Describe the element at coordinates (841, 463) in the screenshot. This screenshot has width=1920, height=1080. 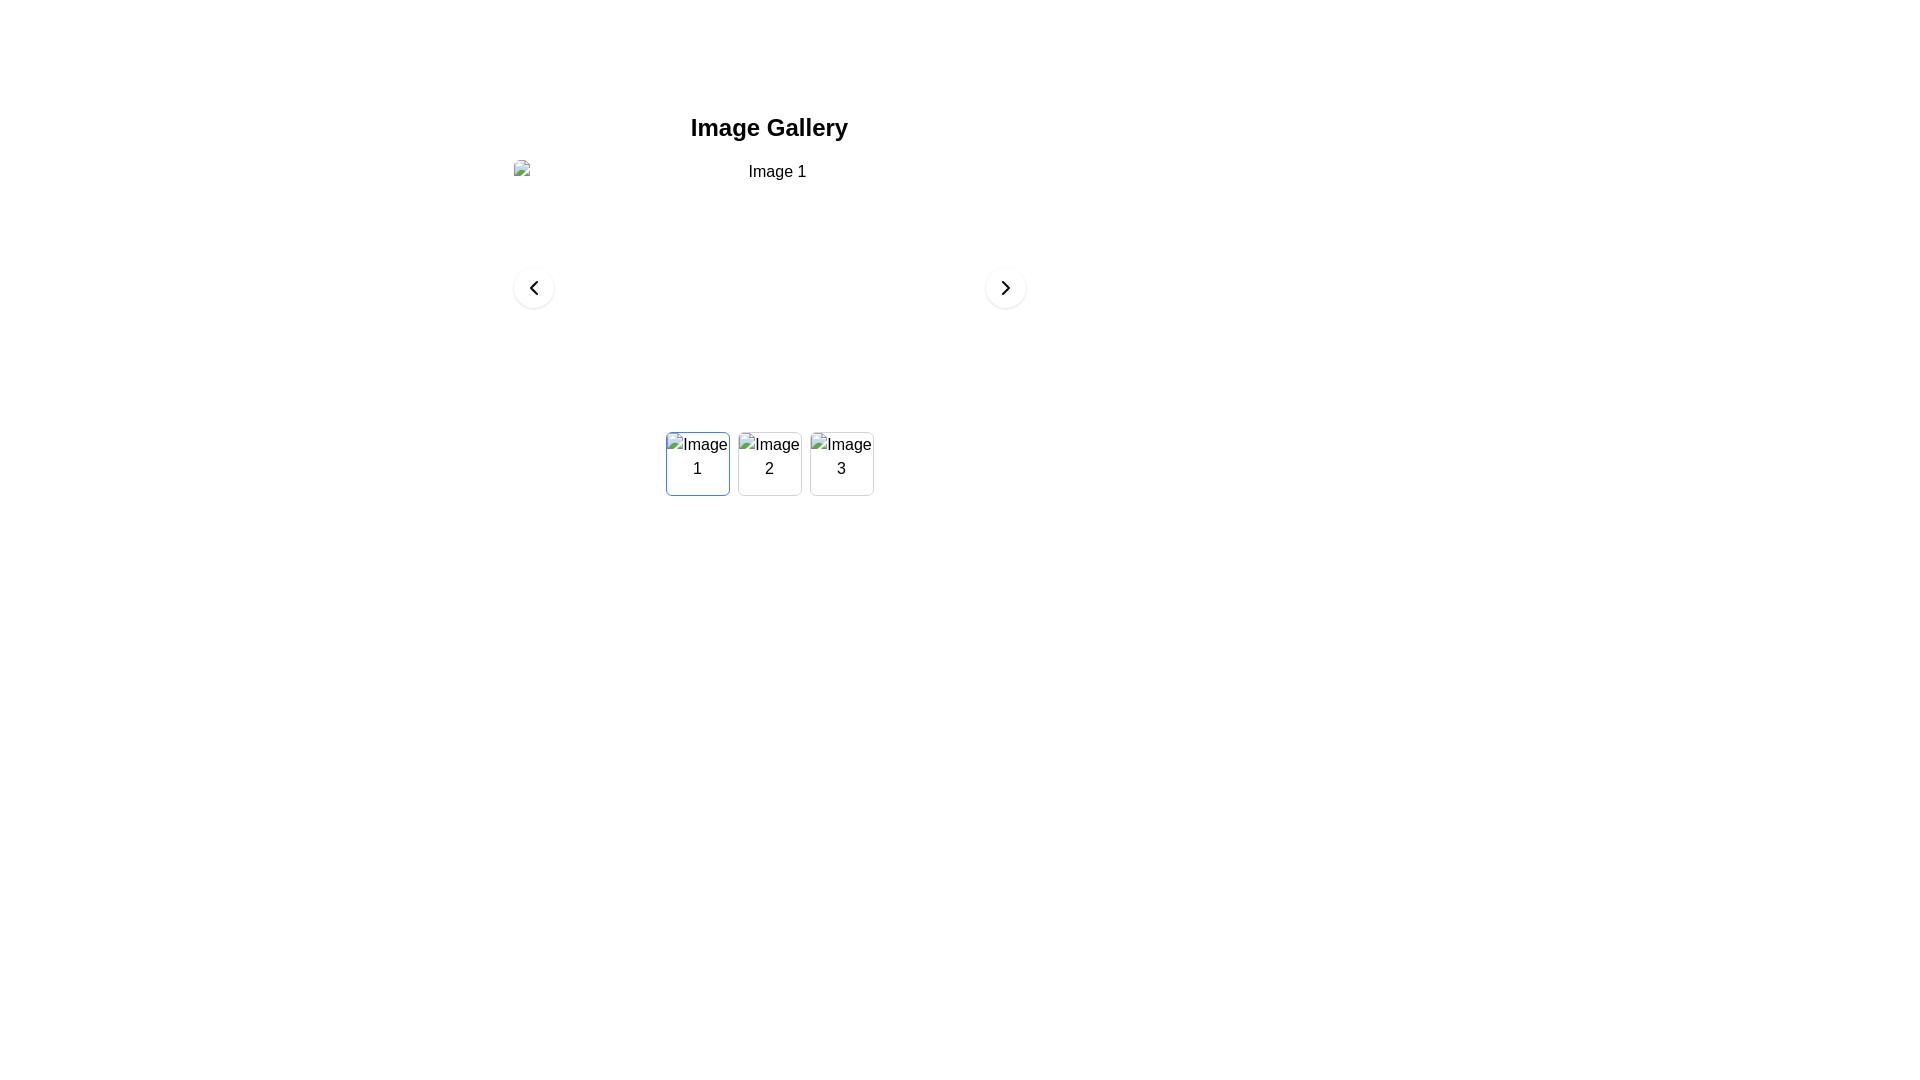
I see `the image thumbnail labeled 'Image 3'` at that location.